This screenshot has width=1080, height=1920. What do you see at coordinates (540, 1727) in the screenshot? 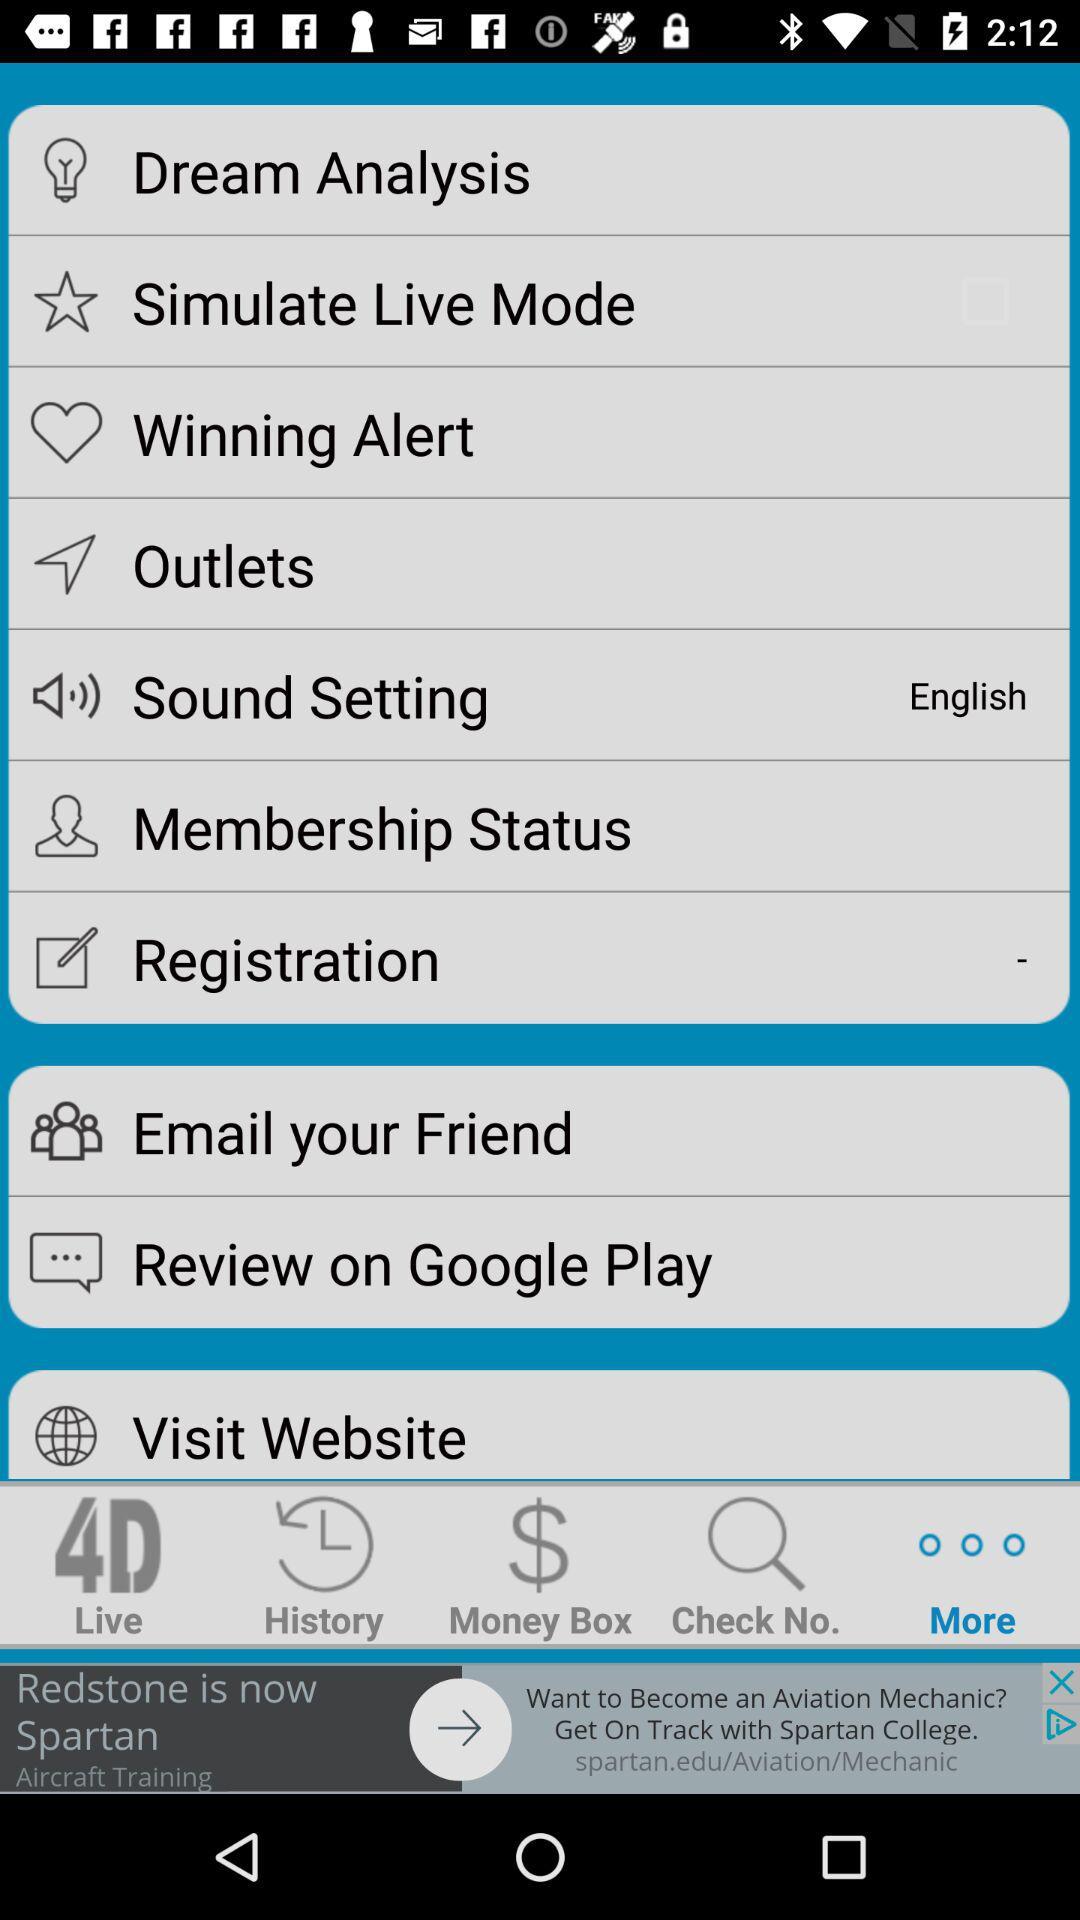
I see `for spartan` at bounding box center [540, 1727].